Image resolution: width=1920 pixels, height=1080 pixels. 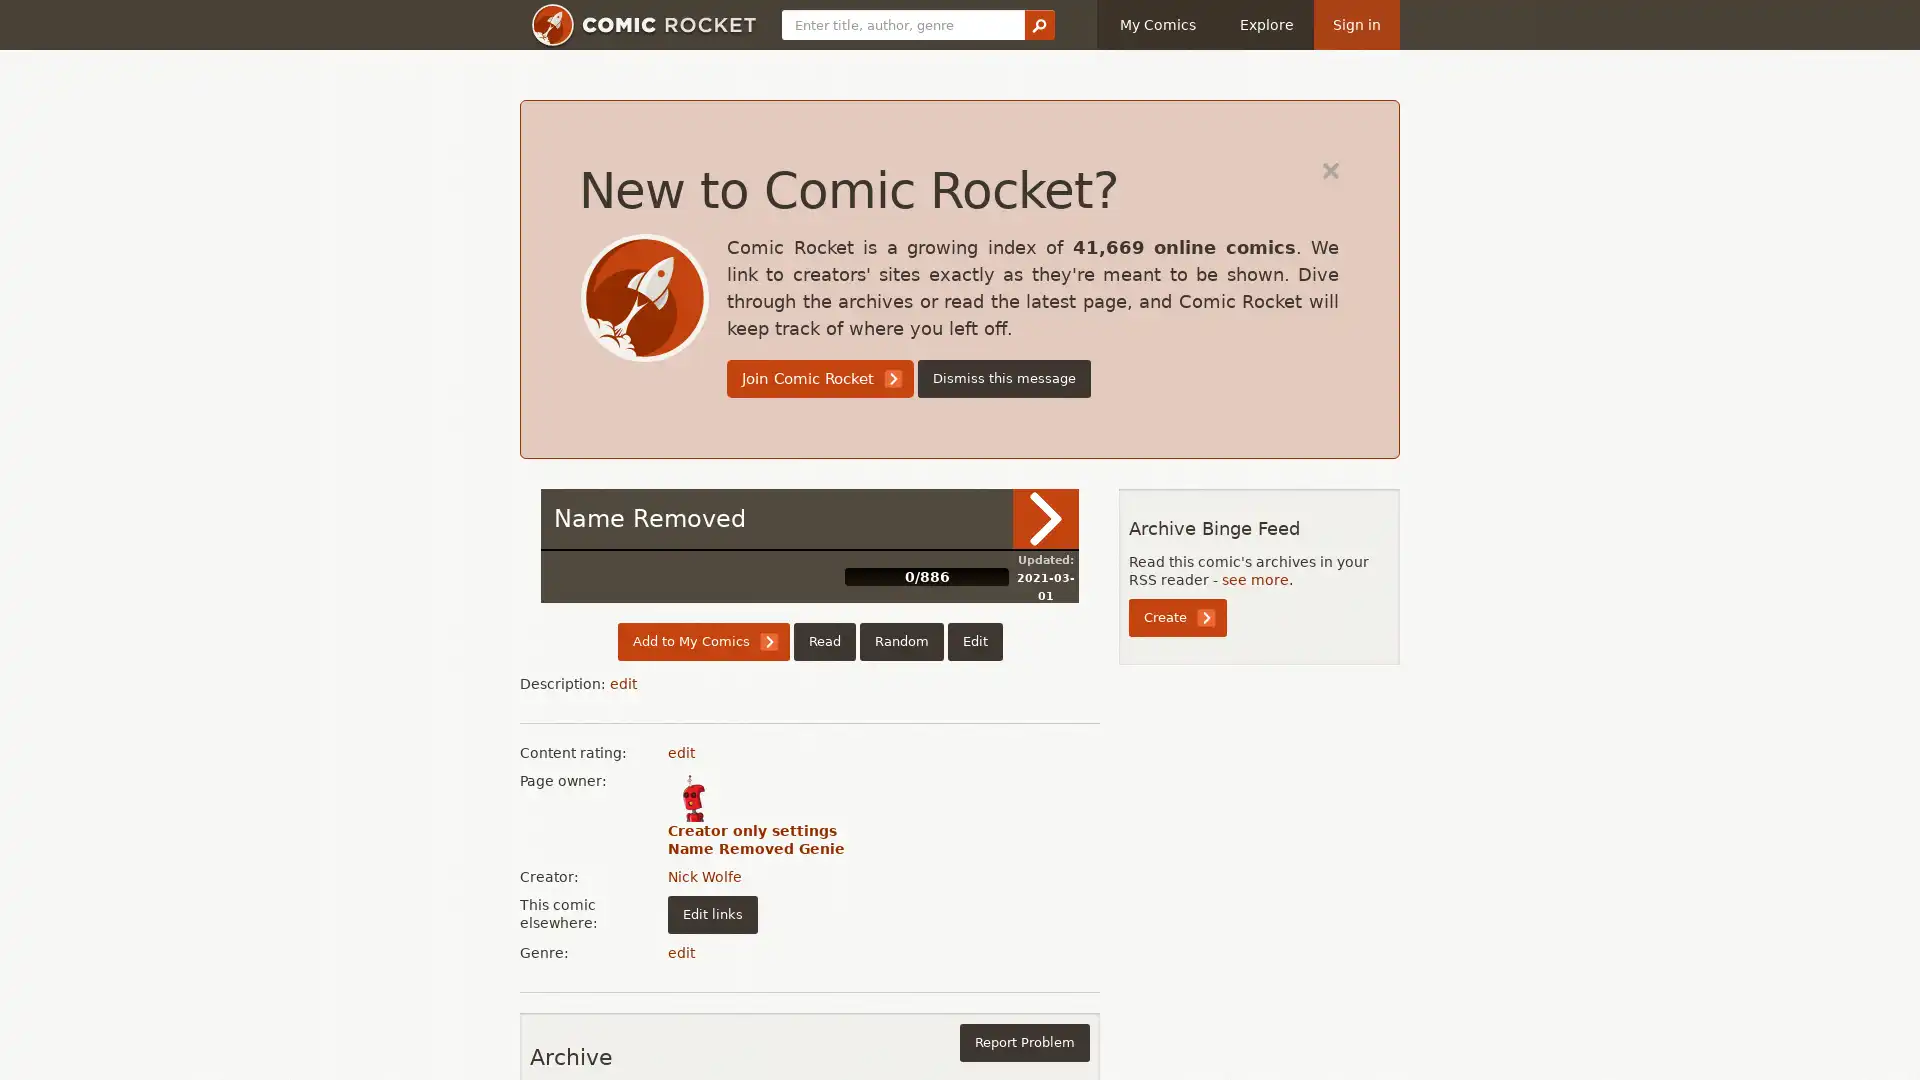 I want to click on Create, so click(x=1177, y=616).